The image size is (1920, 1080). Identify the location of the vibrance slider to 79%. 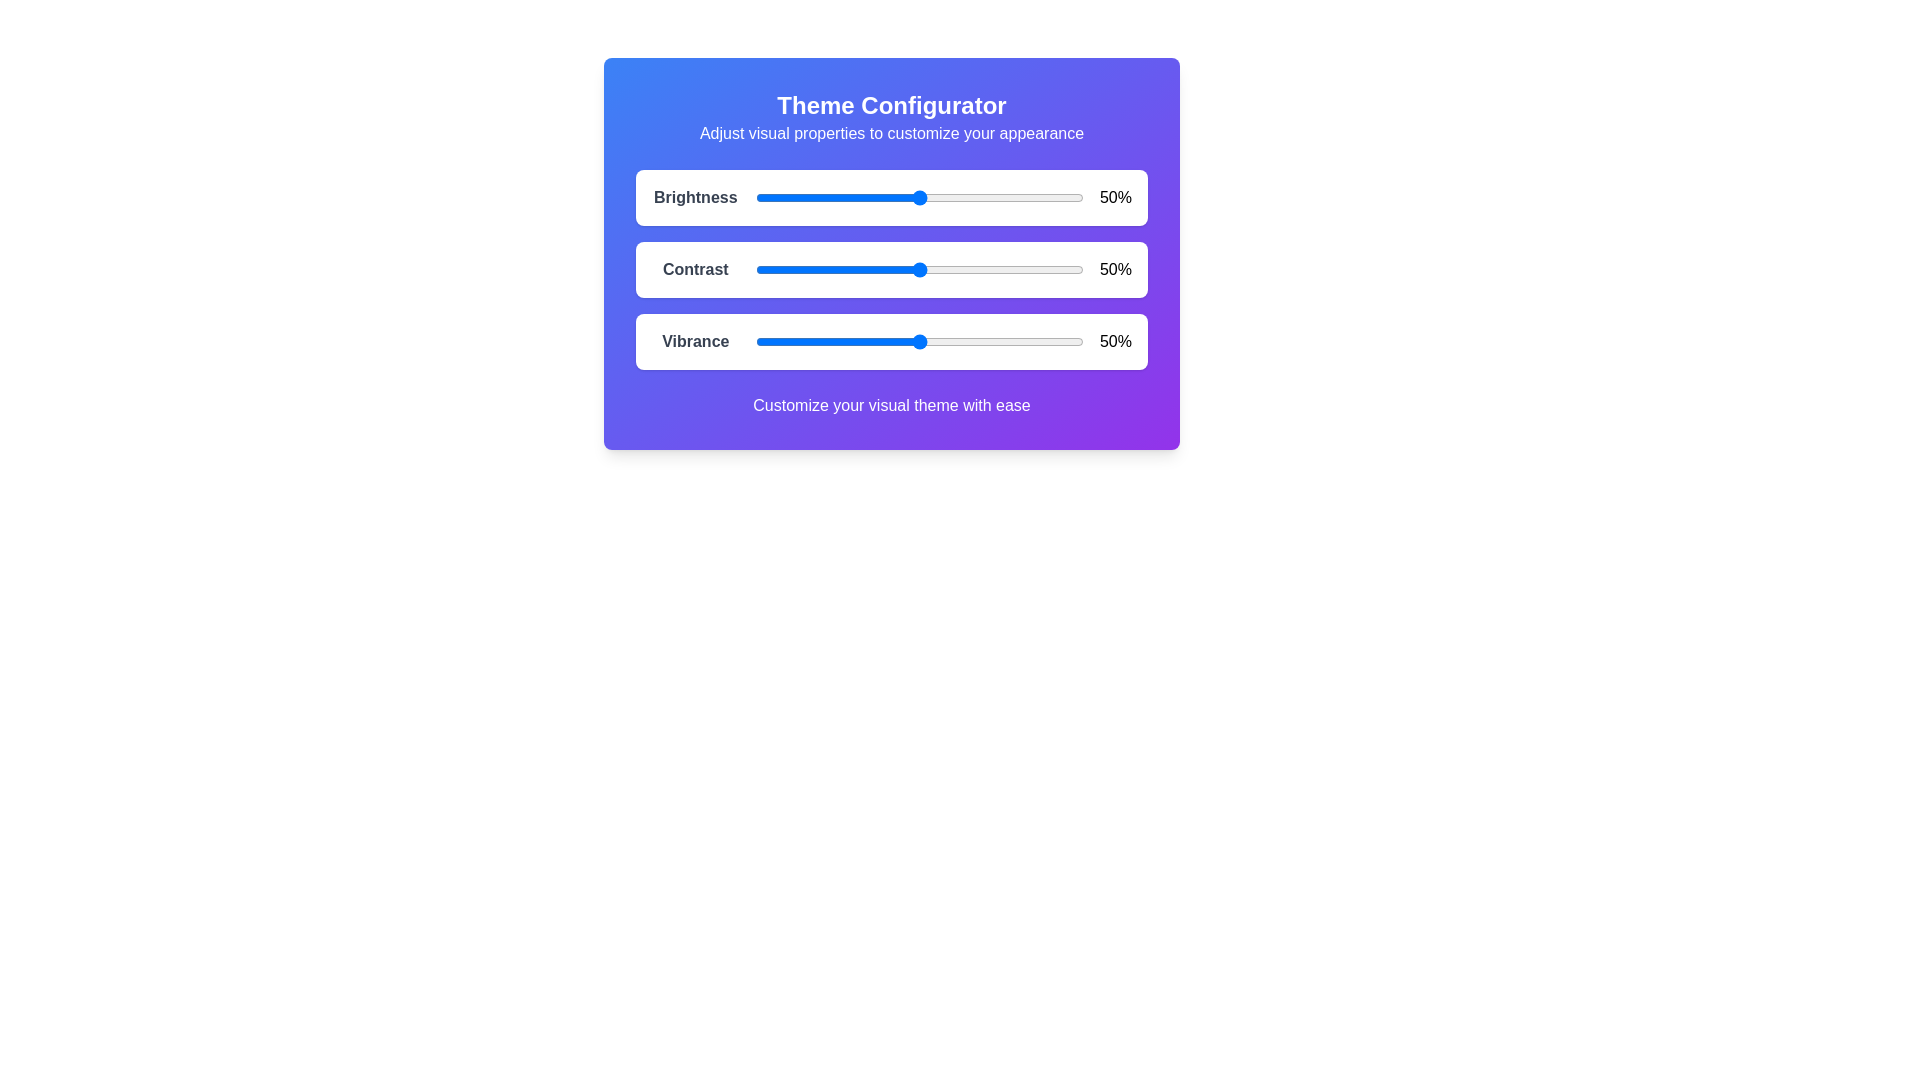
(1015, 341).